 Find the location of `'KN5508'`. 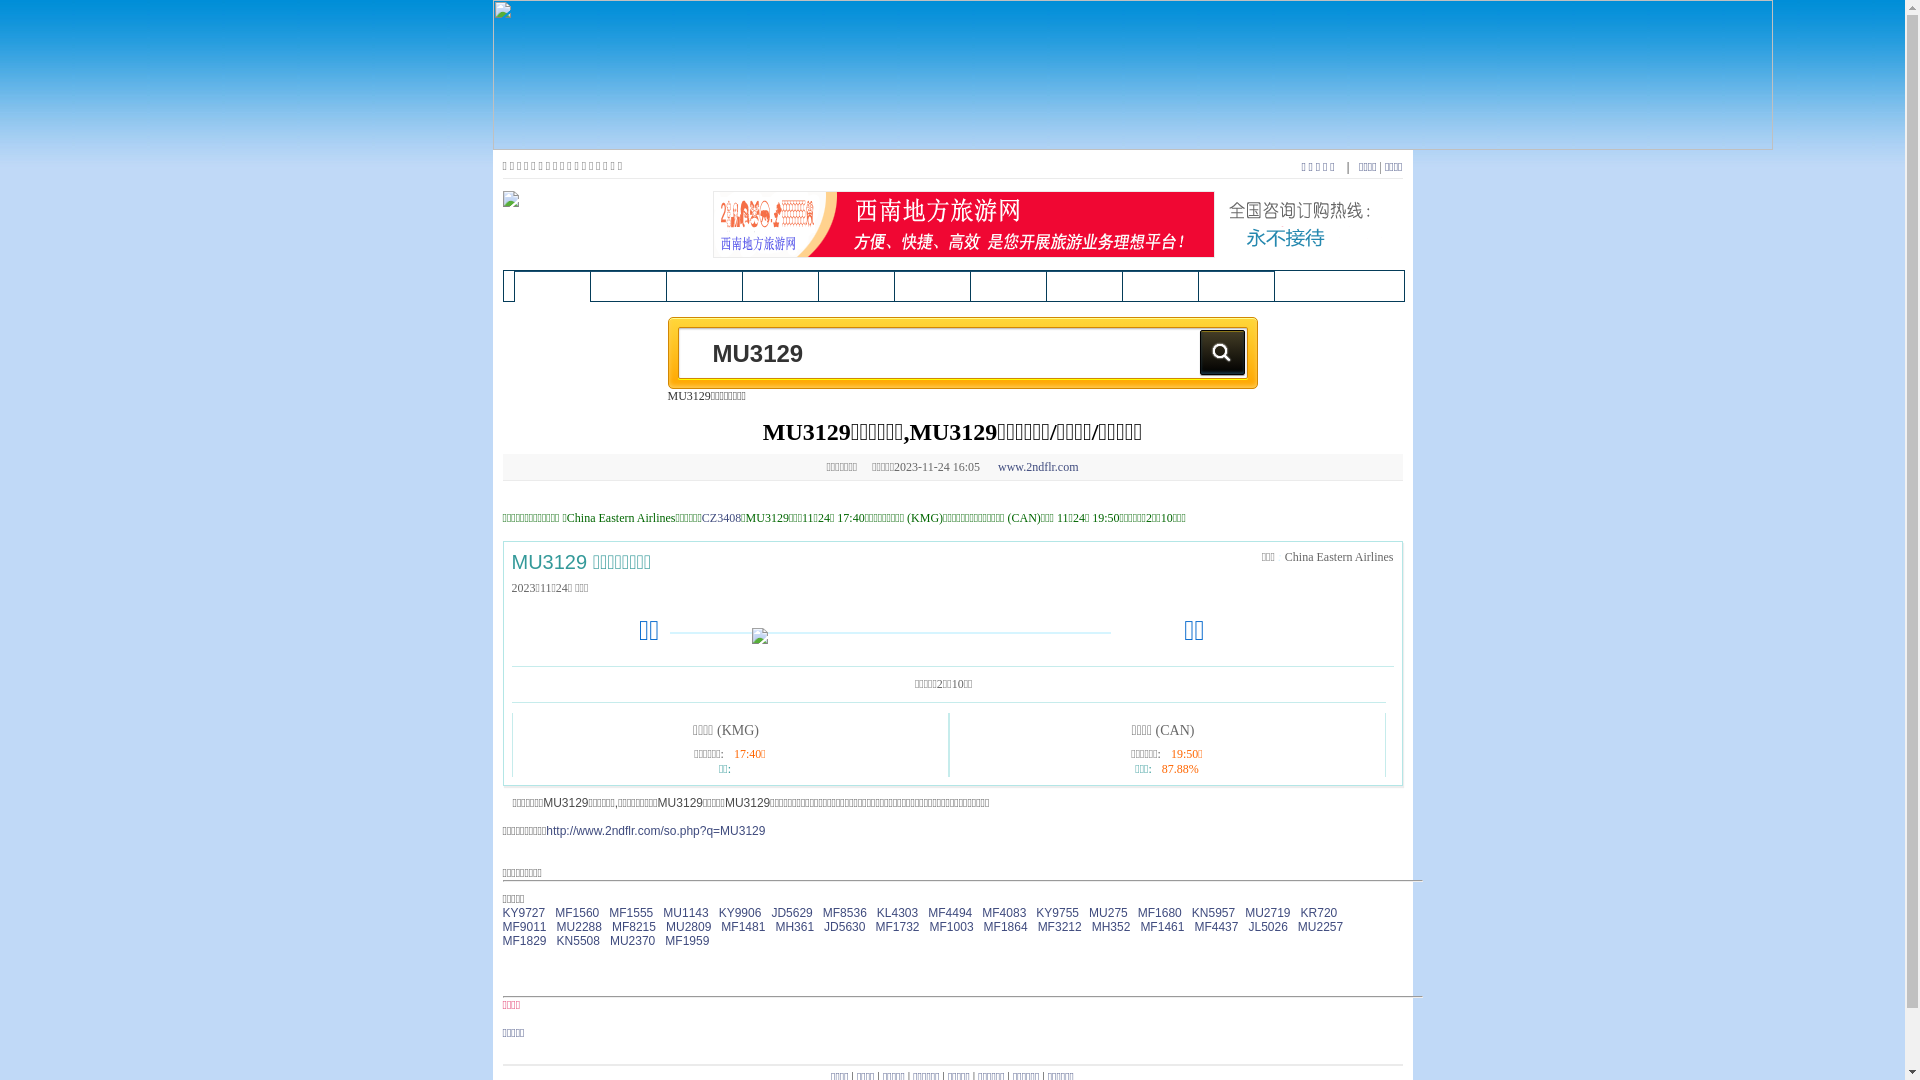

'KN5508' is located at coordinates (577, 941).